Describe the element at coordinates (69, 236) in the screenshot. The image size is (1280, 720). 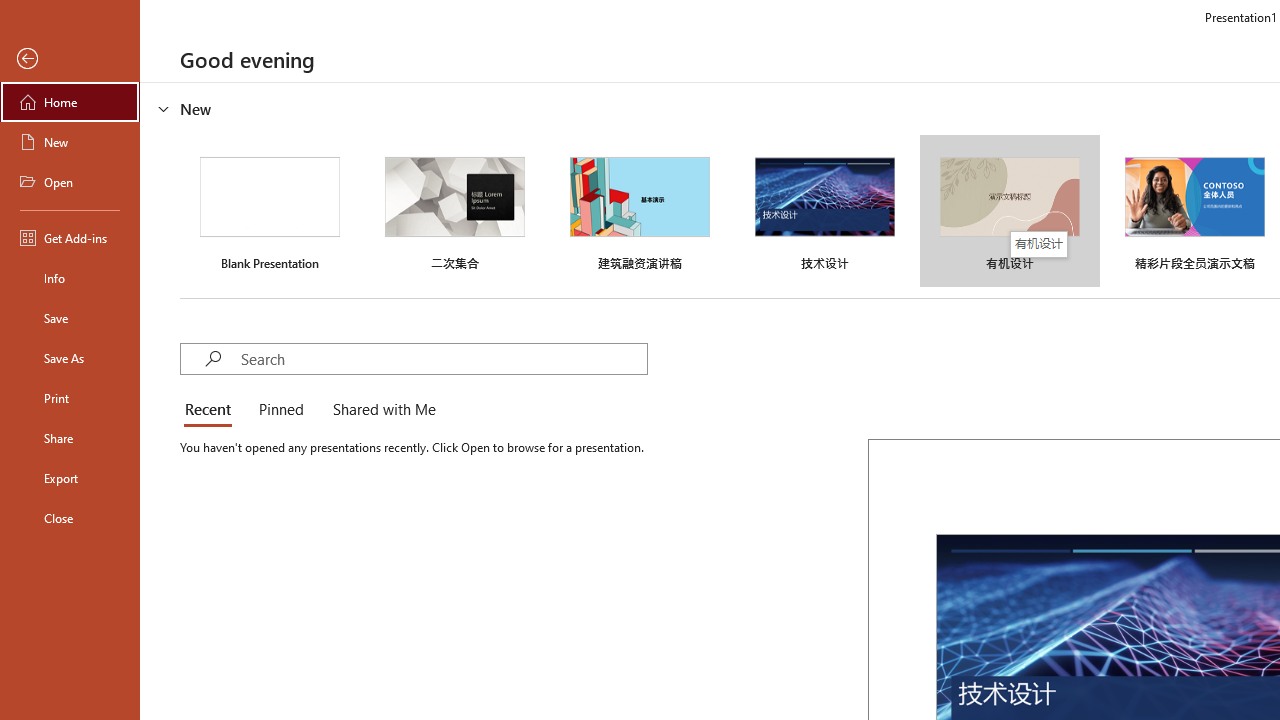
I see `'Get Add-ins'` at that location.